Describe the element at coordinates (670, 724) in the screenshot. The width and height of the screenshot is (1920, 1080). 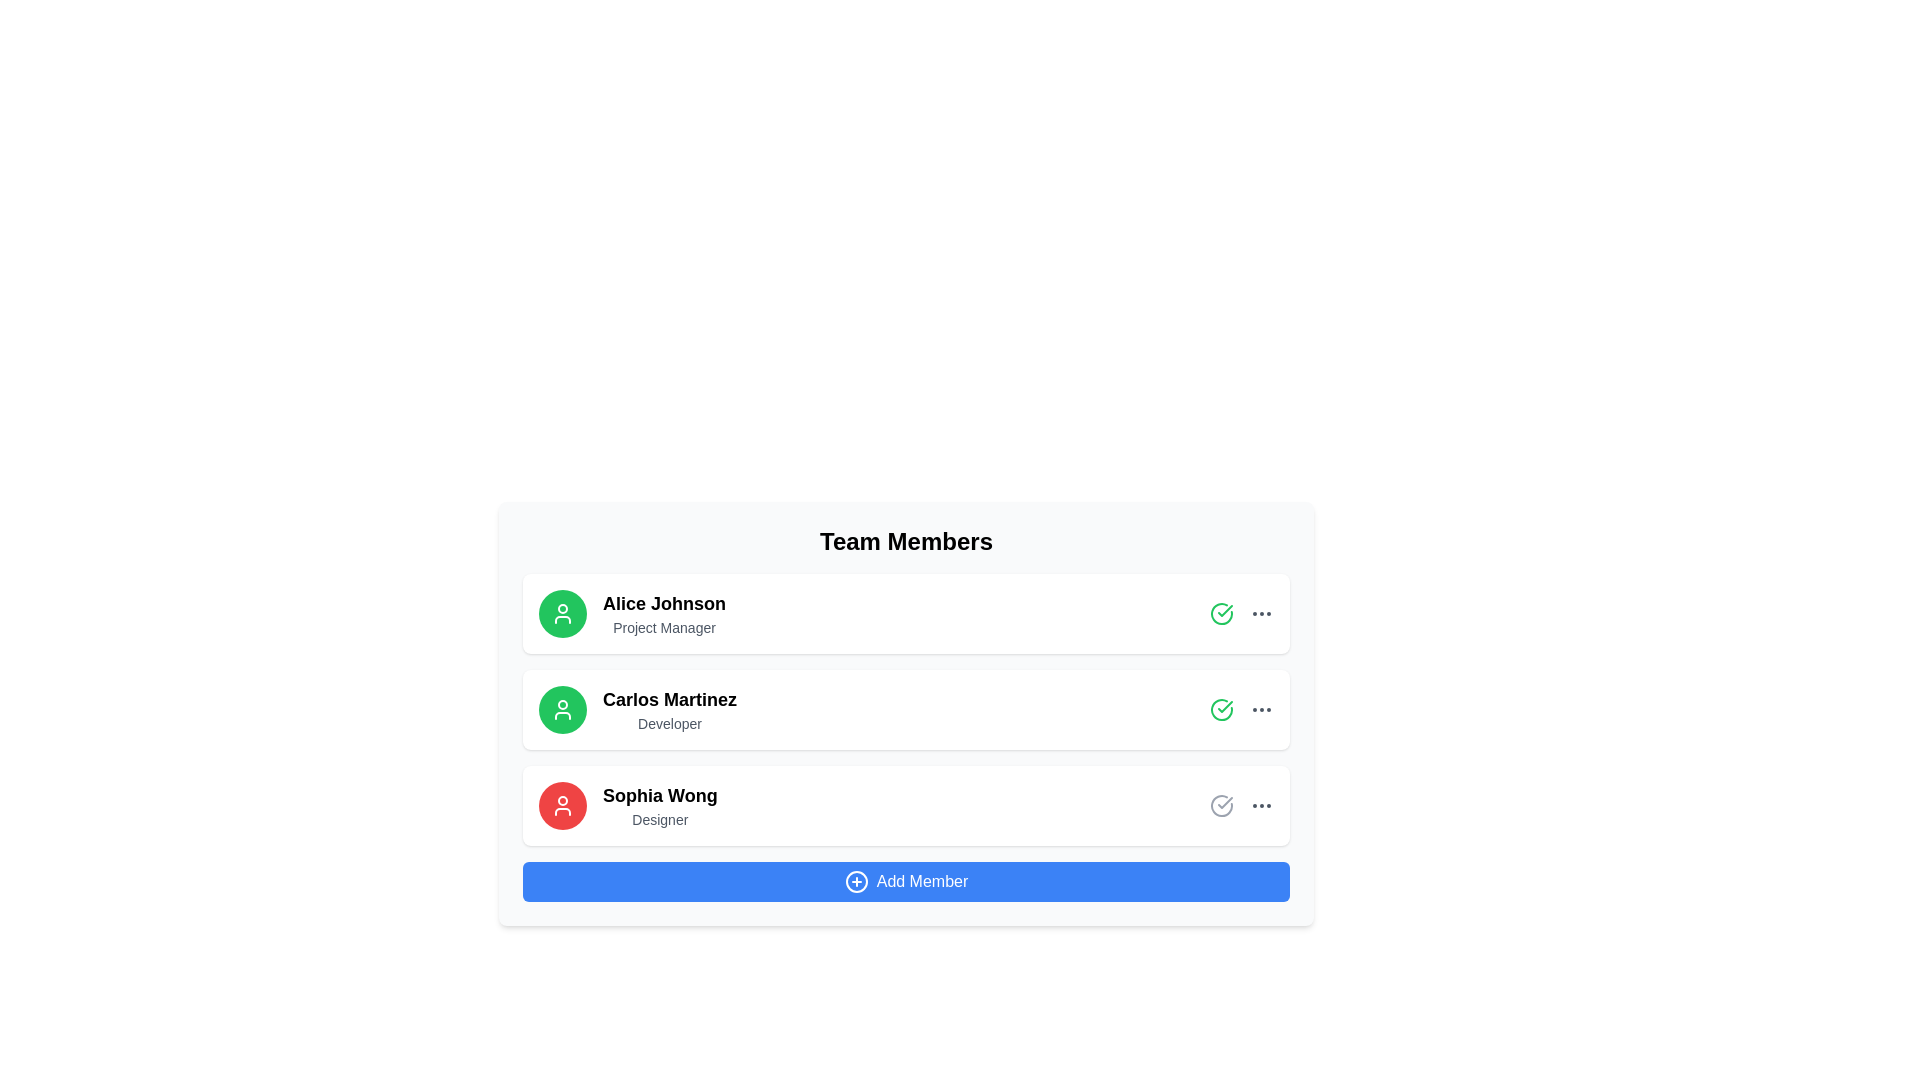
I see `Text Label indicating that 'Carlos Martinez' is a developer, which is positioned directly beneath his name in the profile card` at that location.